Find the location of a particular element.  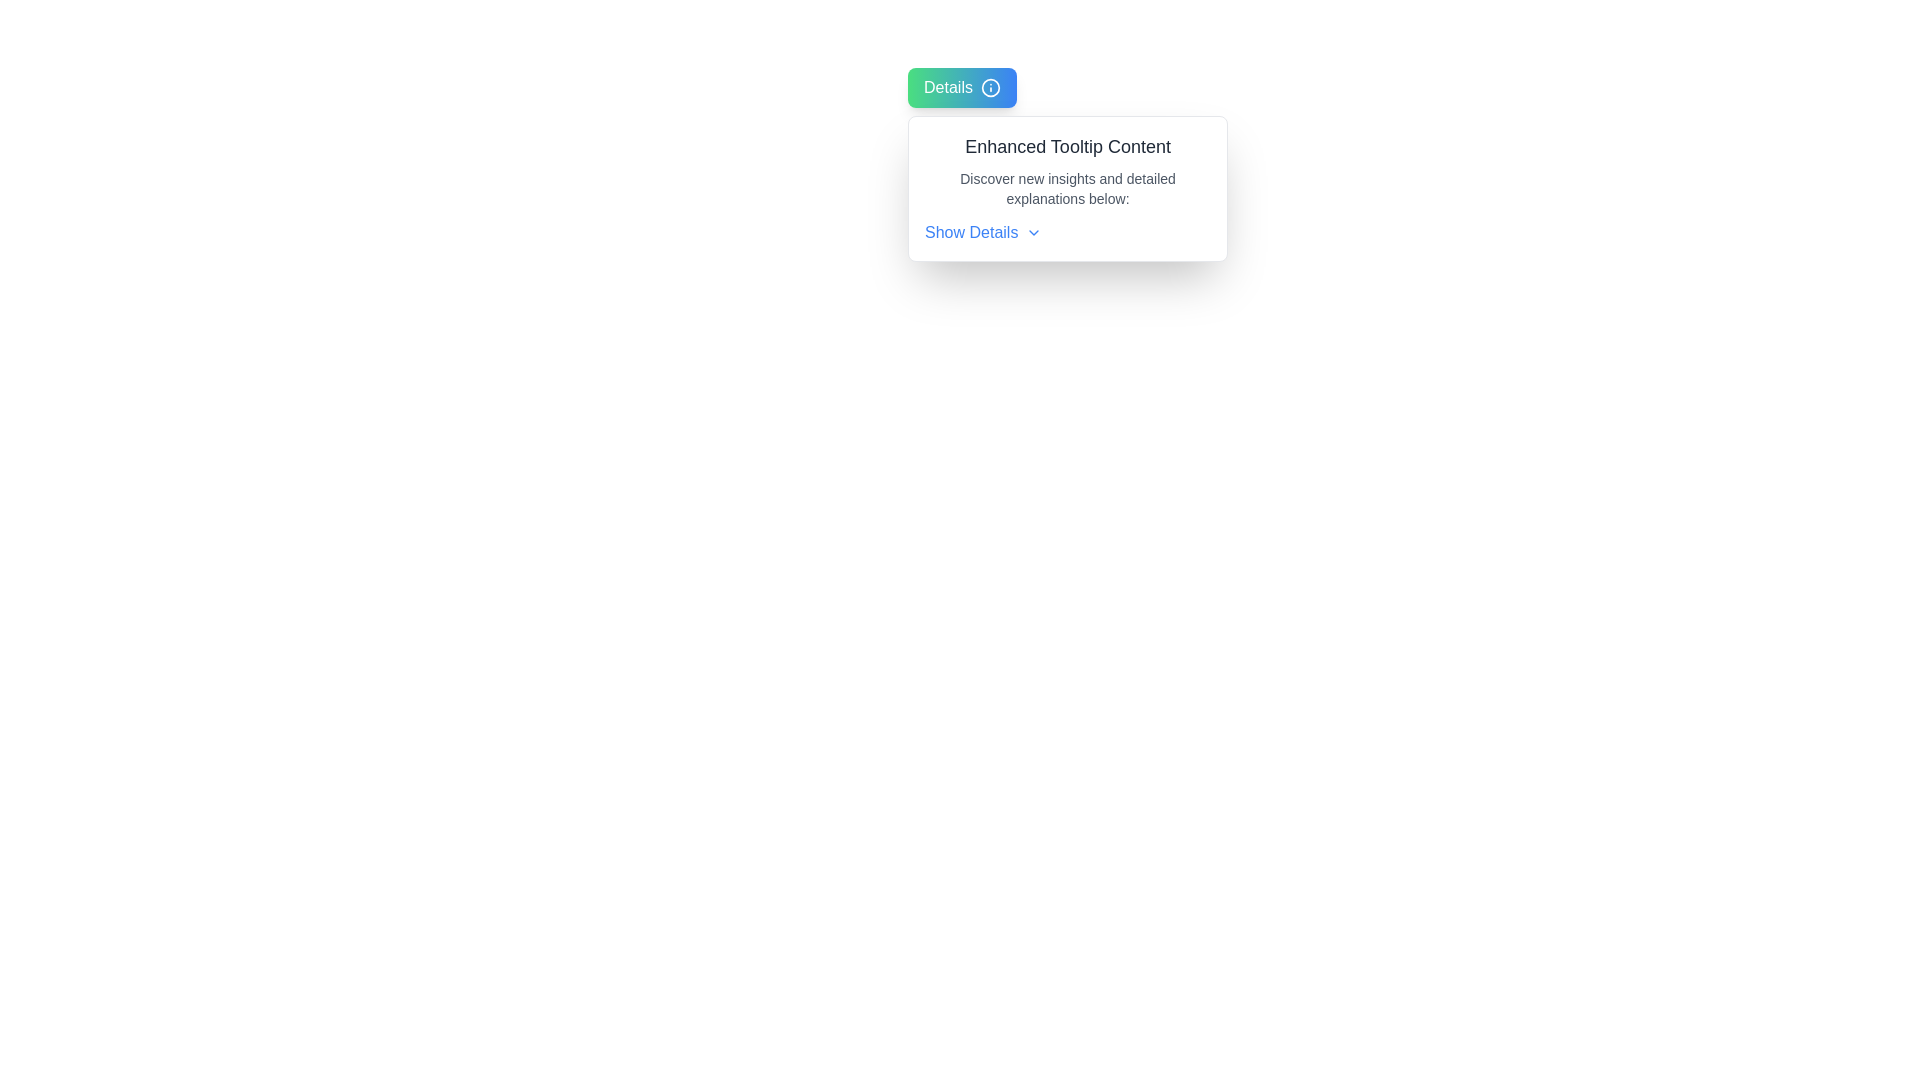

the text label containing the phrase 'Discover new insights and detailed explanations below:' is located at coordinates (1067, 189).